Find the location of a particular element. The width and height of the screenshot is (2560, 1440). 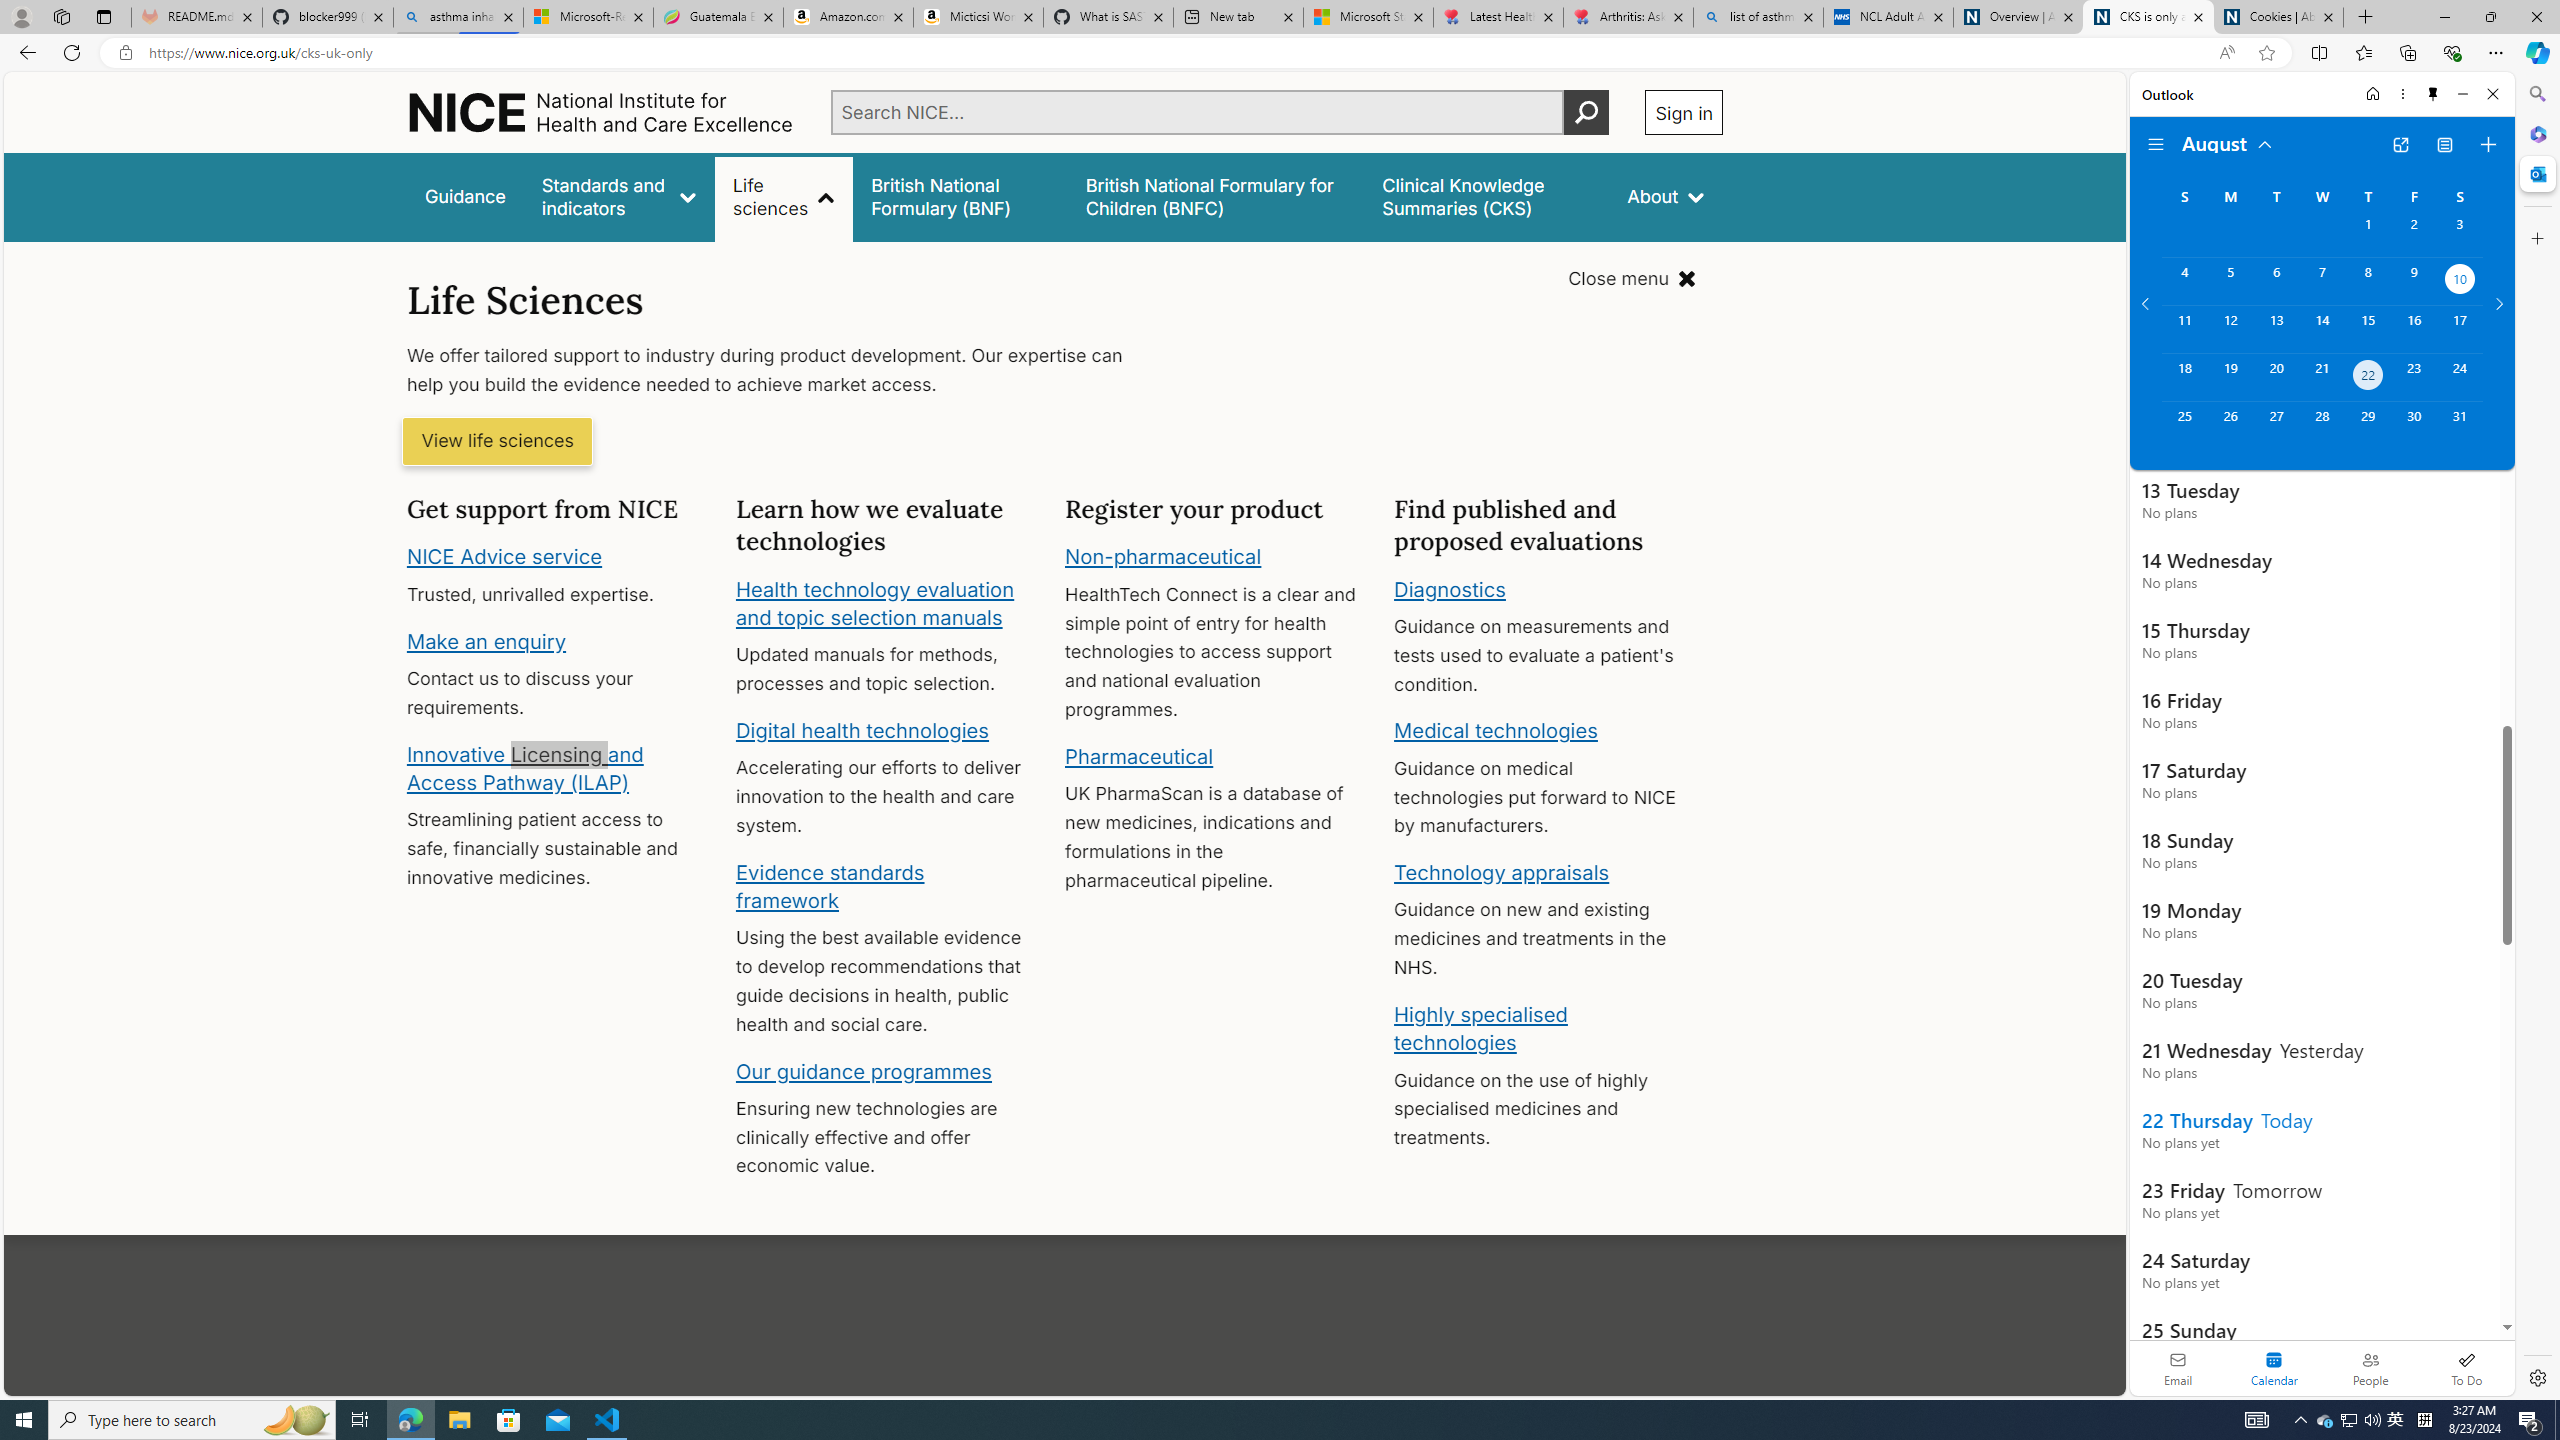

'Wednesday, August 28, 2024. ' is located at coordinates (2320, 425).